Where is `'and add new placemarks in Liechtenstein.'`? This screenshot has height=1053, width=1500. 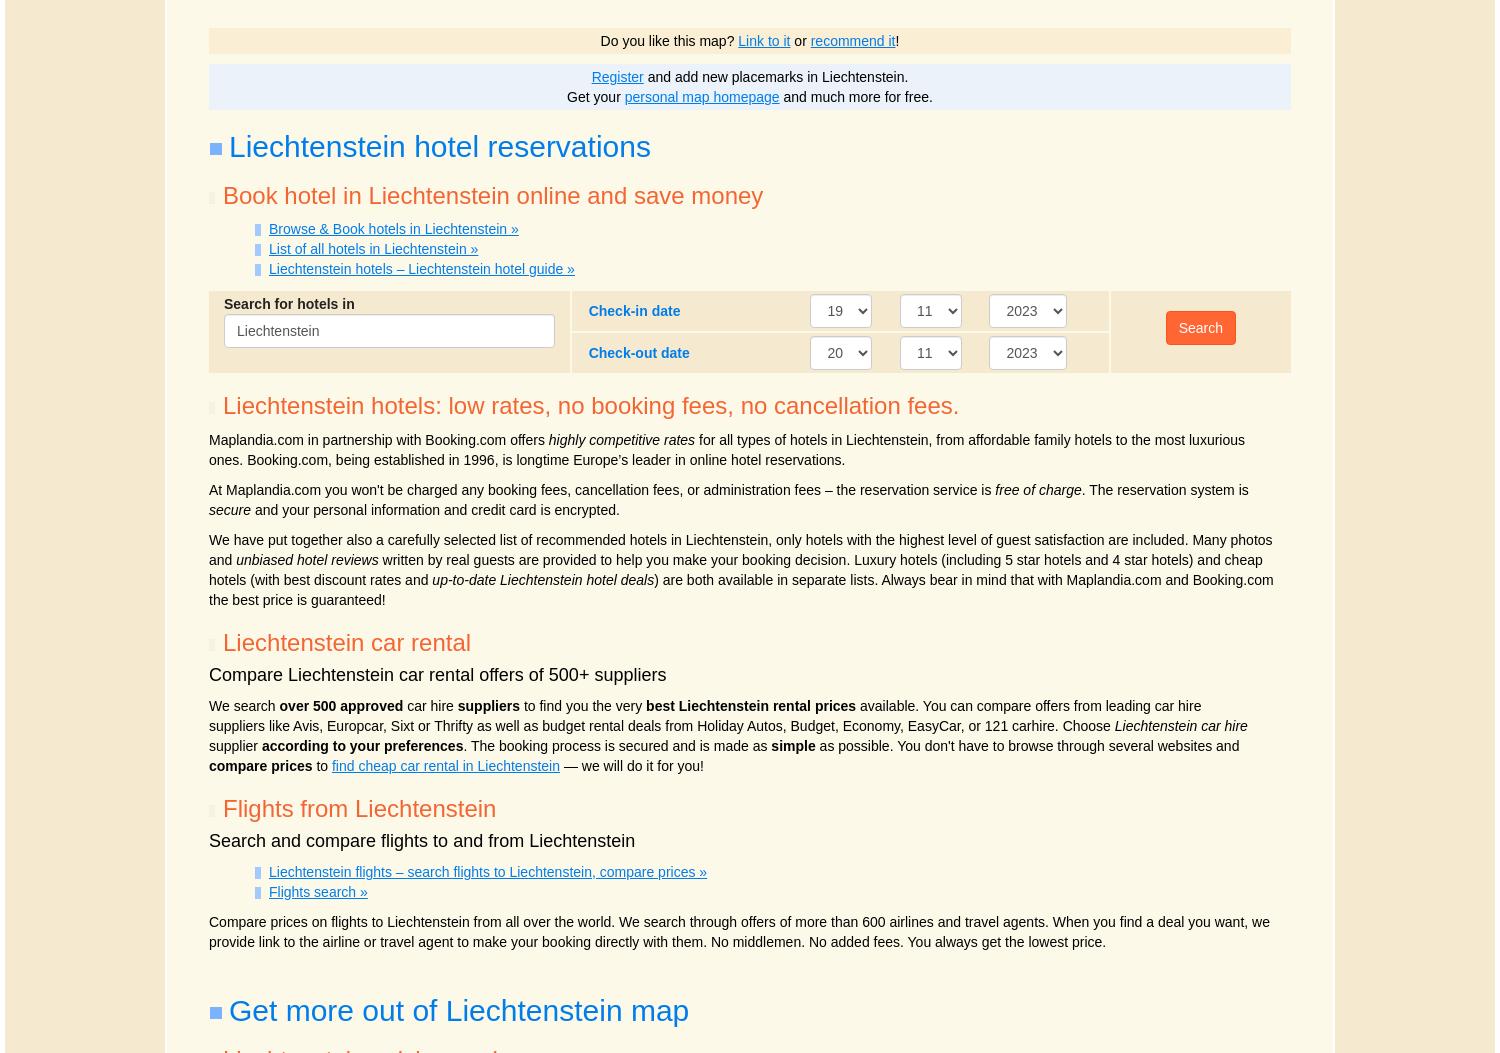 'and add new placemarks in Liechtenstein.' is located at coordinates (775, 75).